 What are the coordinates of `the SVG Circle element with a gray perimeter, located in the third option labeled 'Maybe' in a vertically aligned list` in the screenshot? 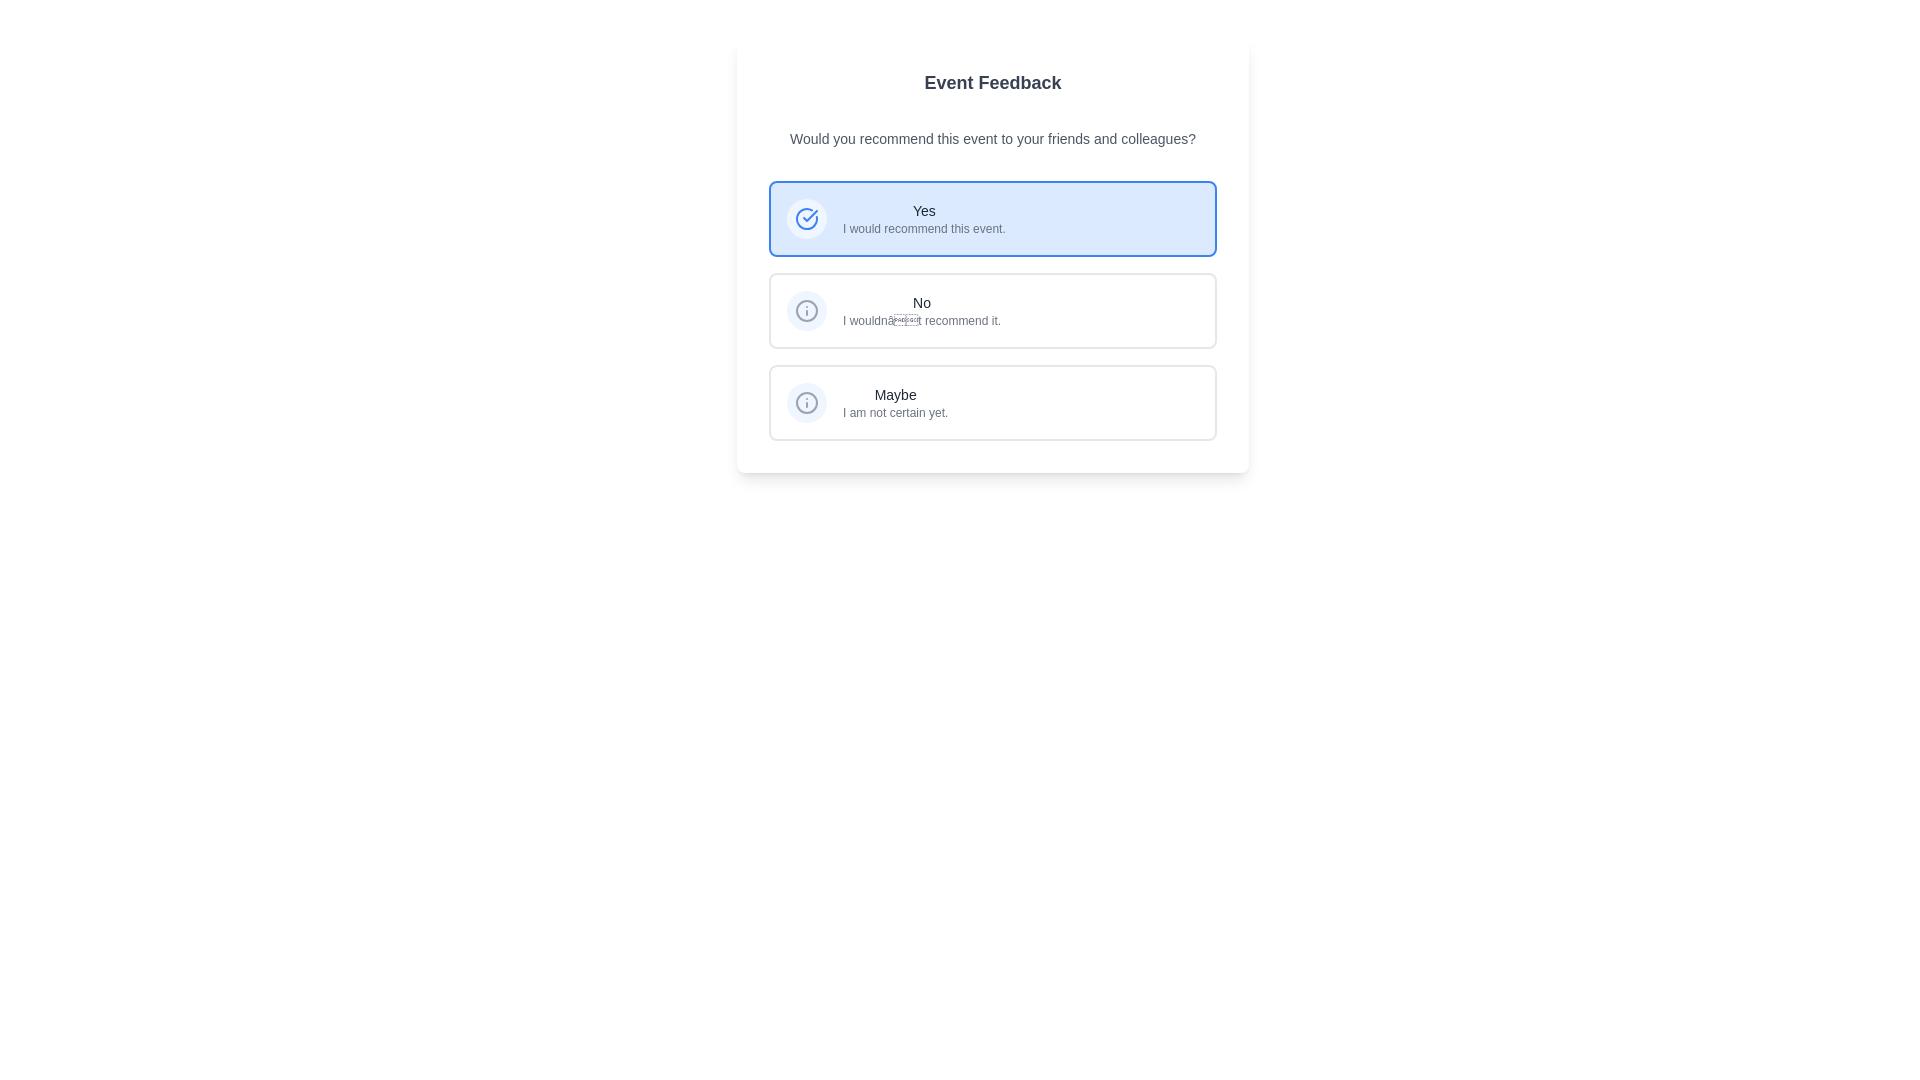 It's located at (806, 402).